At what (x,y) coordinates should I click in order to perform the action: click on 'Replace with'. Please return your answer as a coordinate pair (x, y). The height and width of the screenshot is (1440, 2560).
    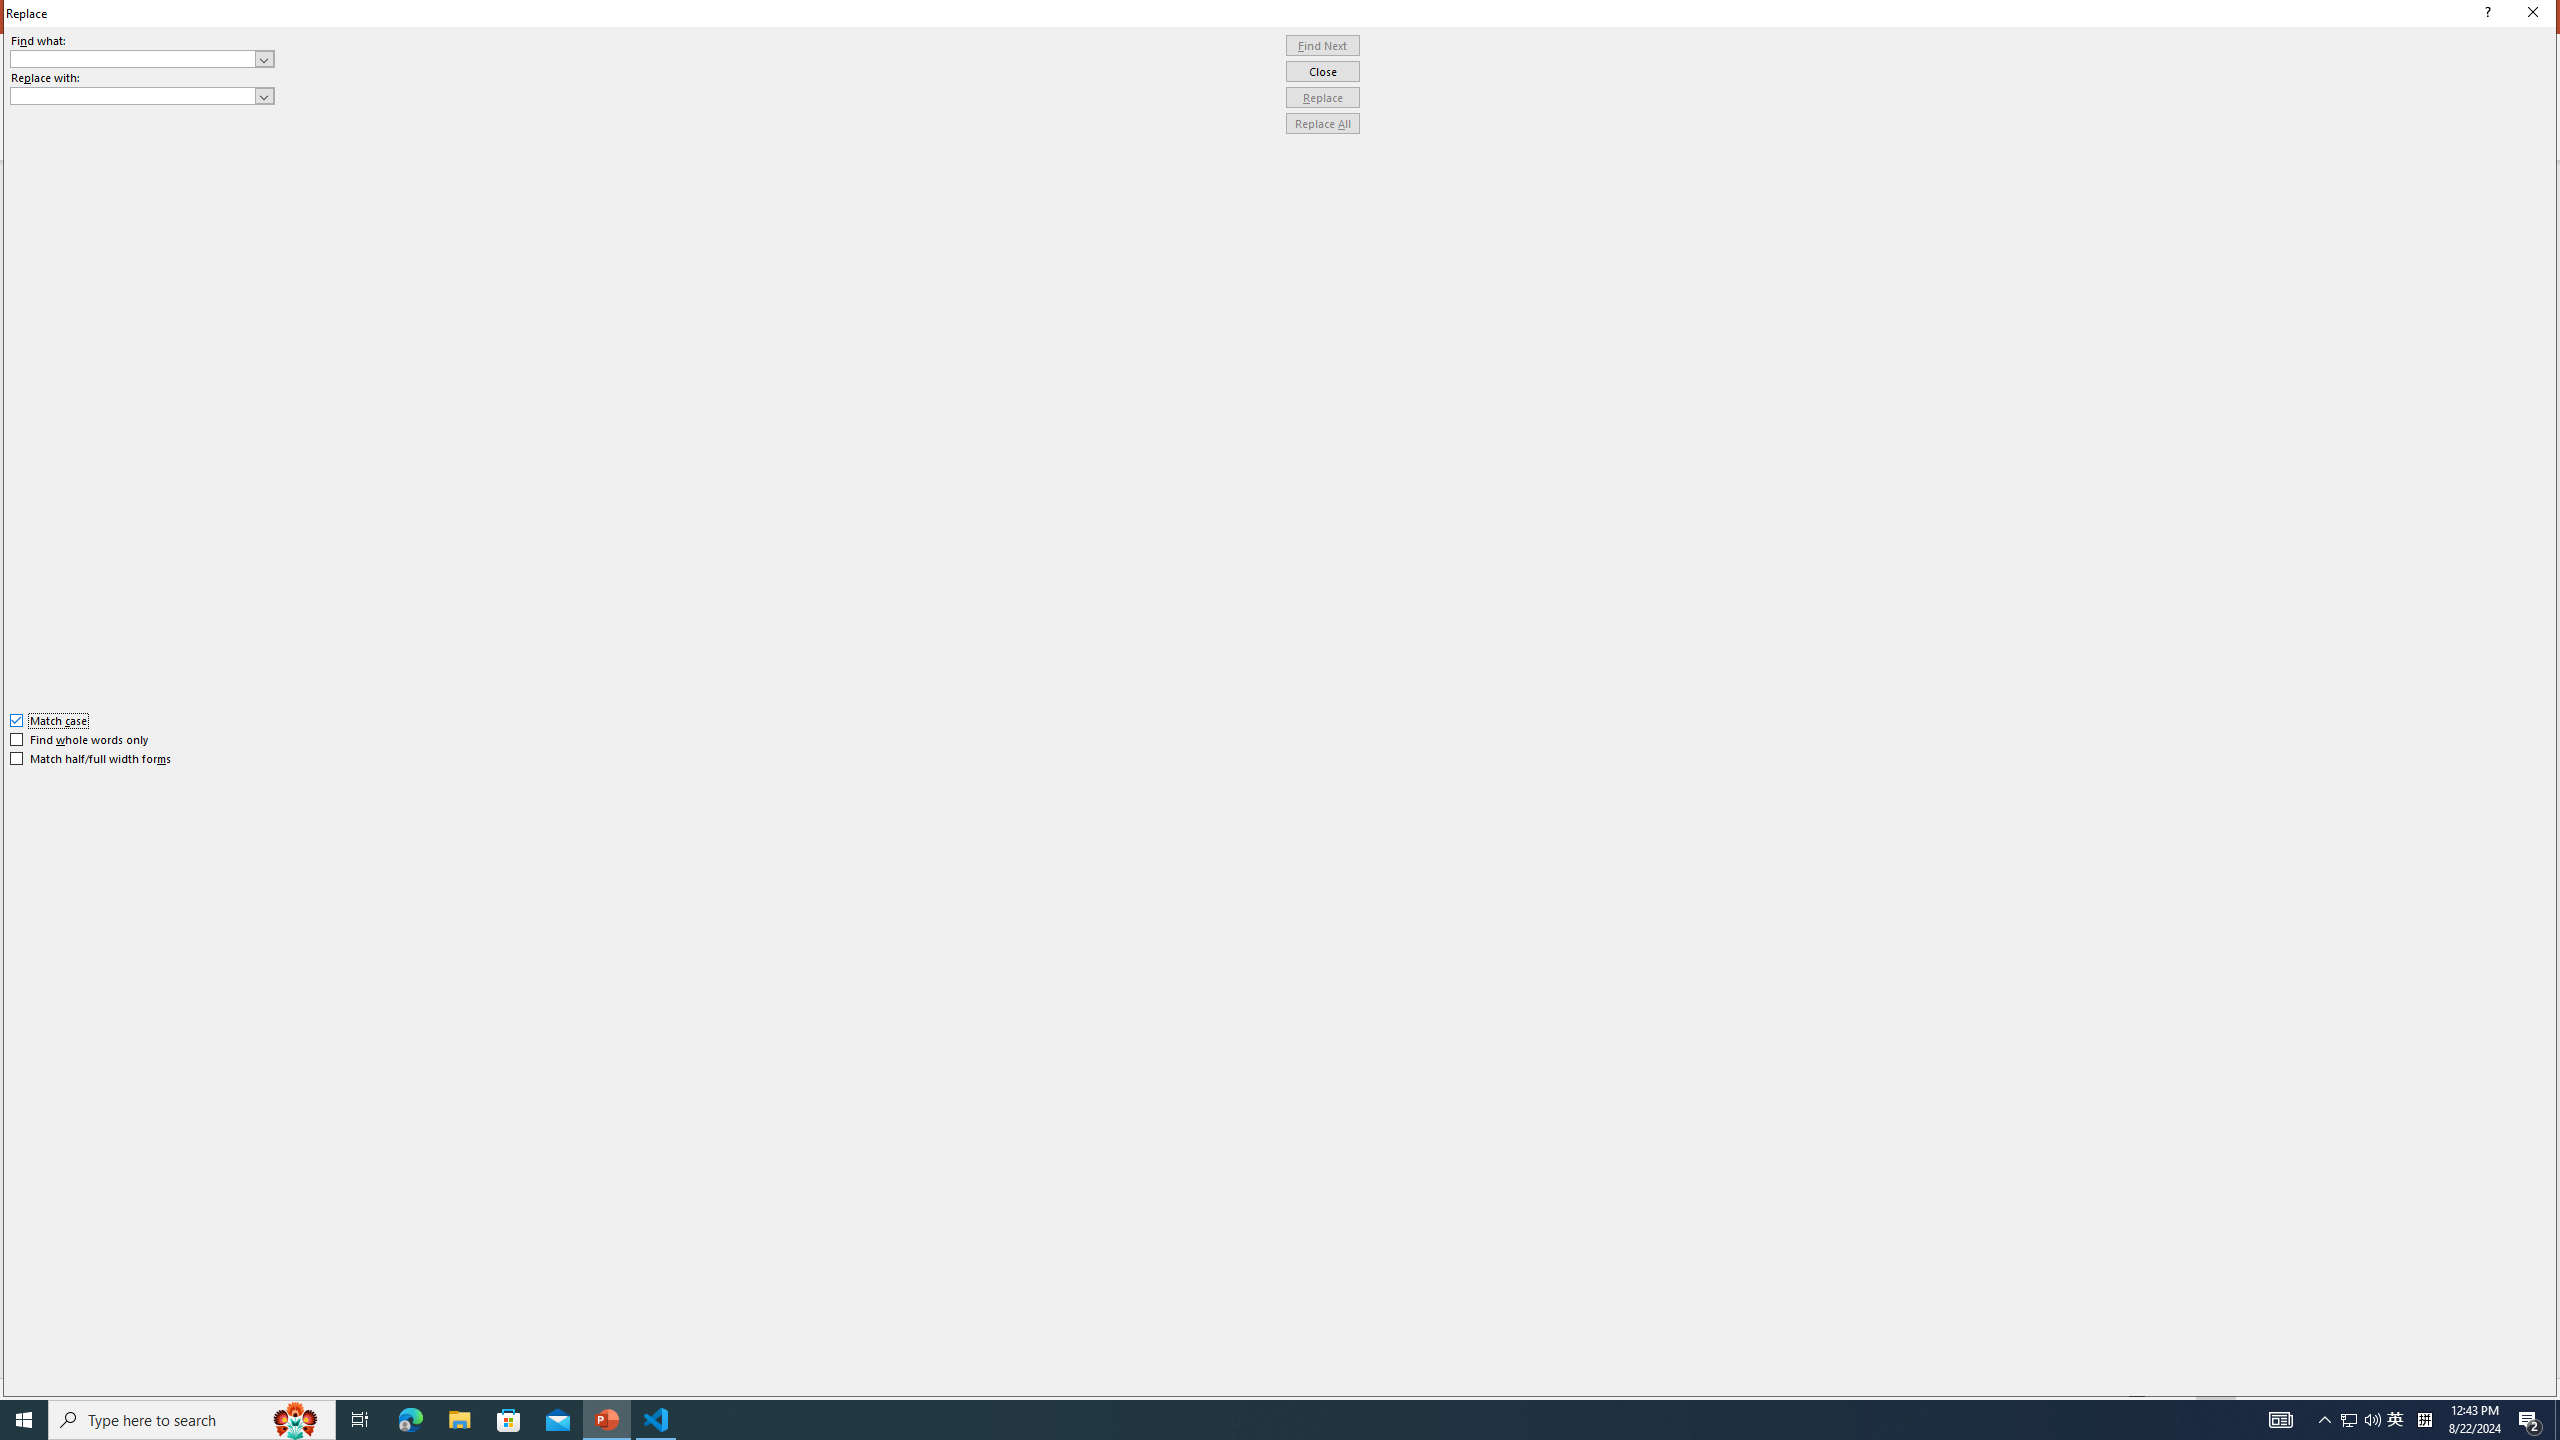
    Looking at the image, I should click on (133, 95).